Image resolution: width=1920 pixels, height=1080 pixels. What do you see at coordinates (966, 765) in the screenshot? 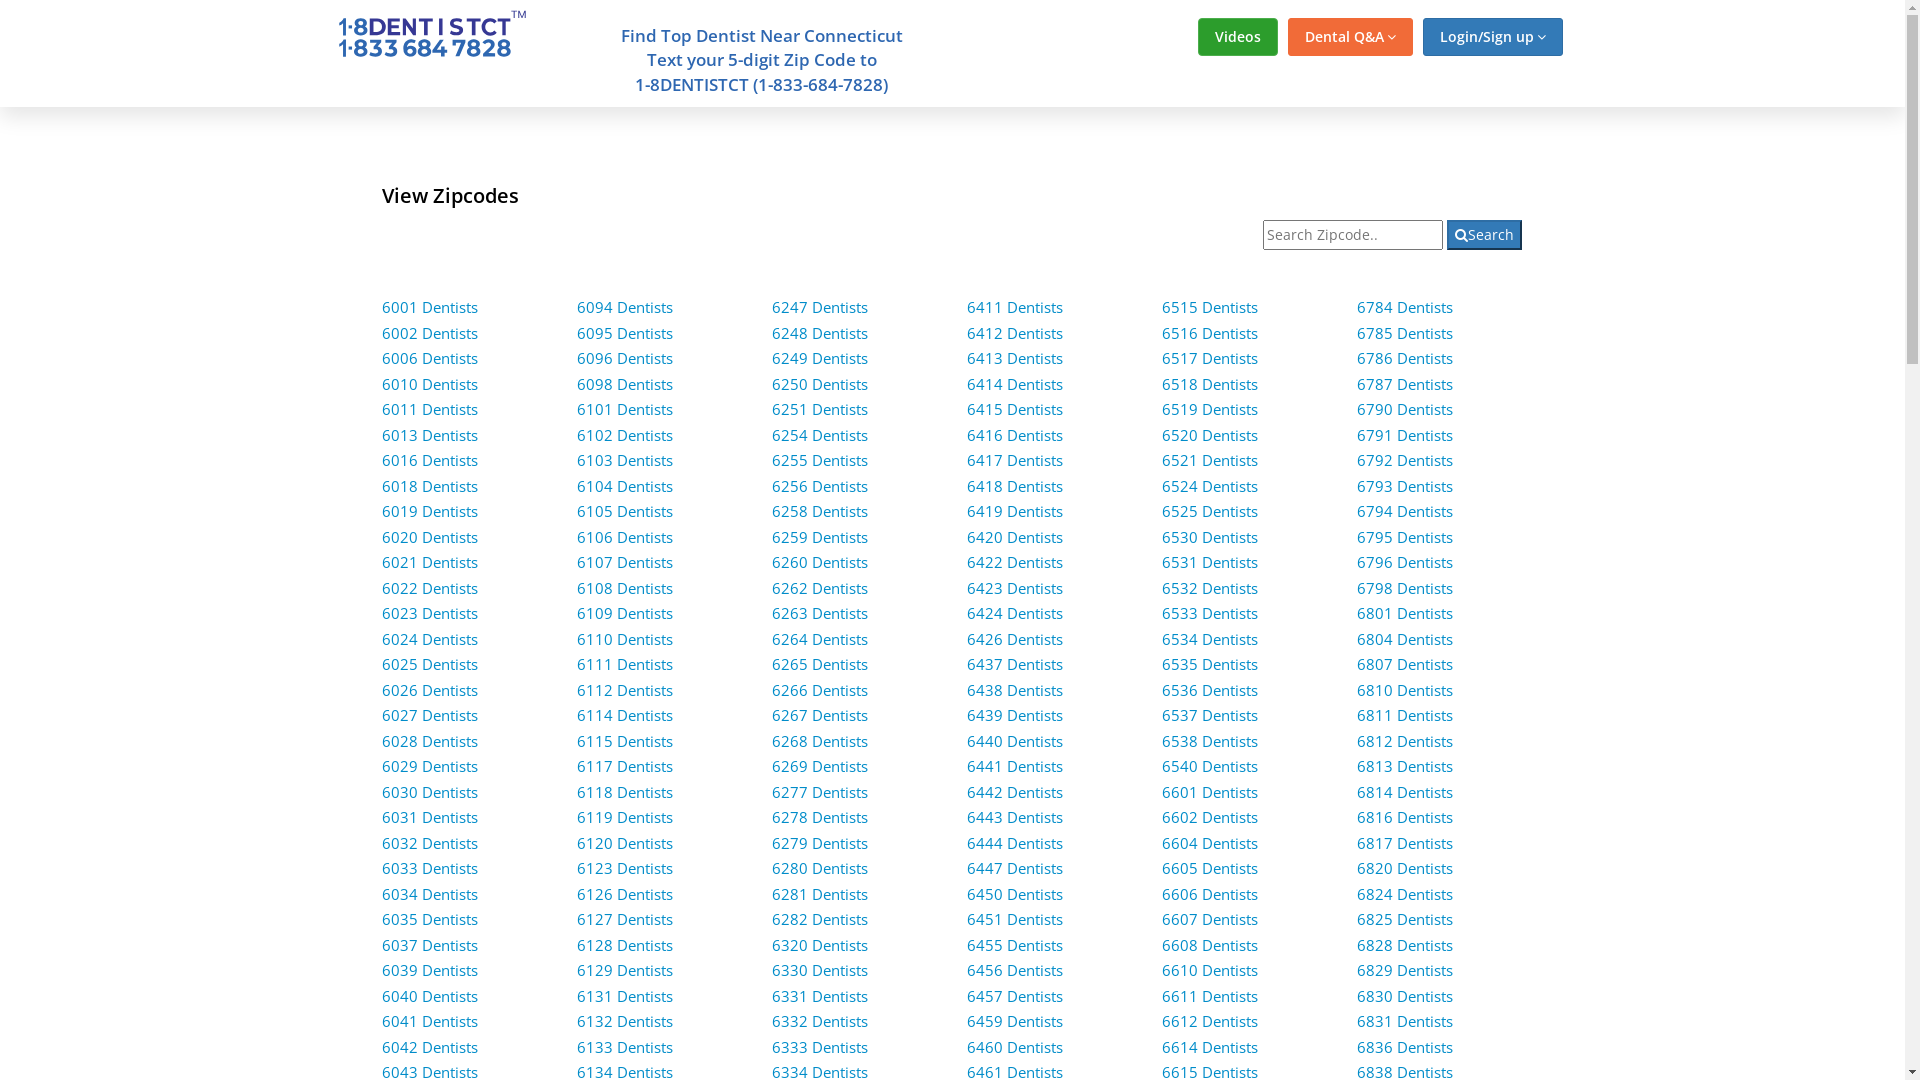
I see `'6441 Dentists'` at bounding box center [966, 765].